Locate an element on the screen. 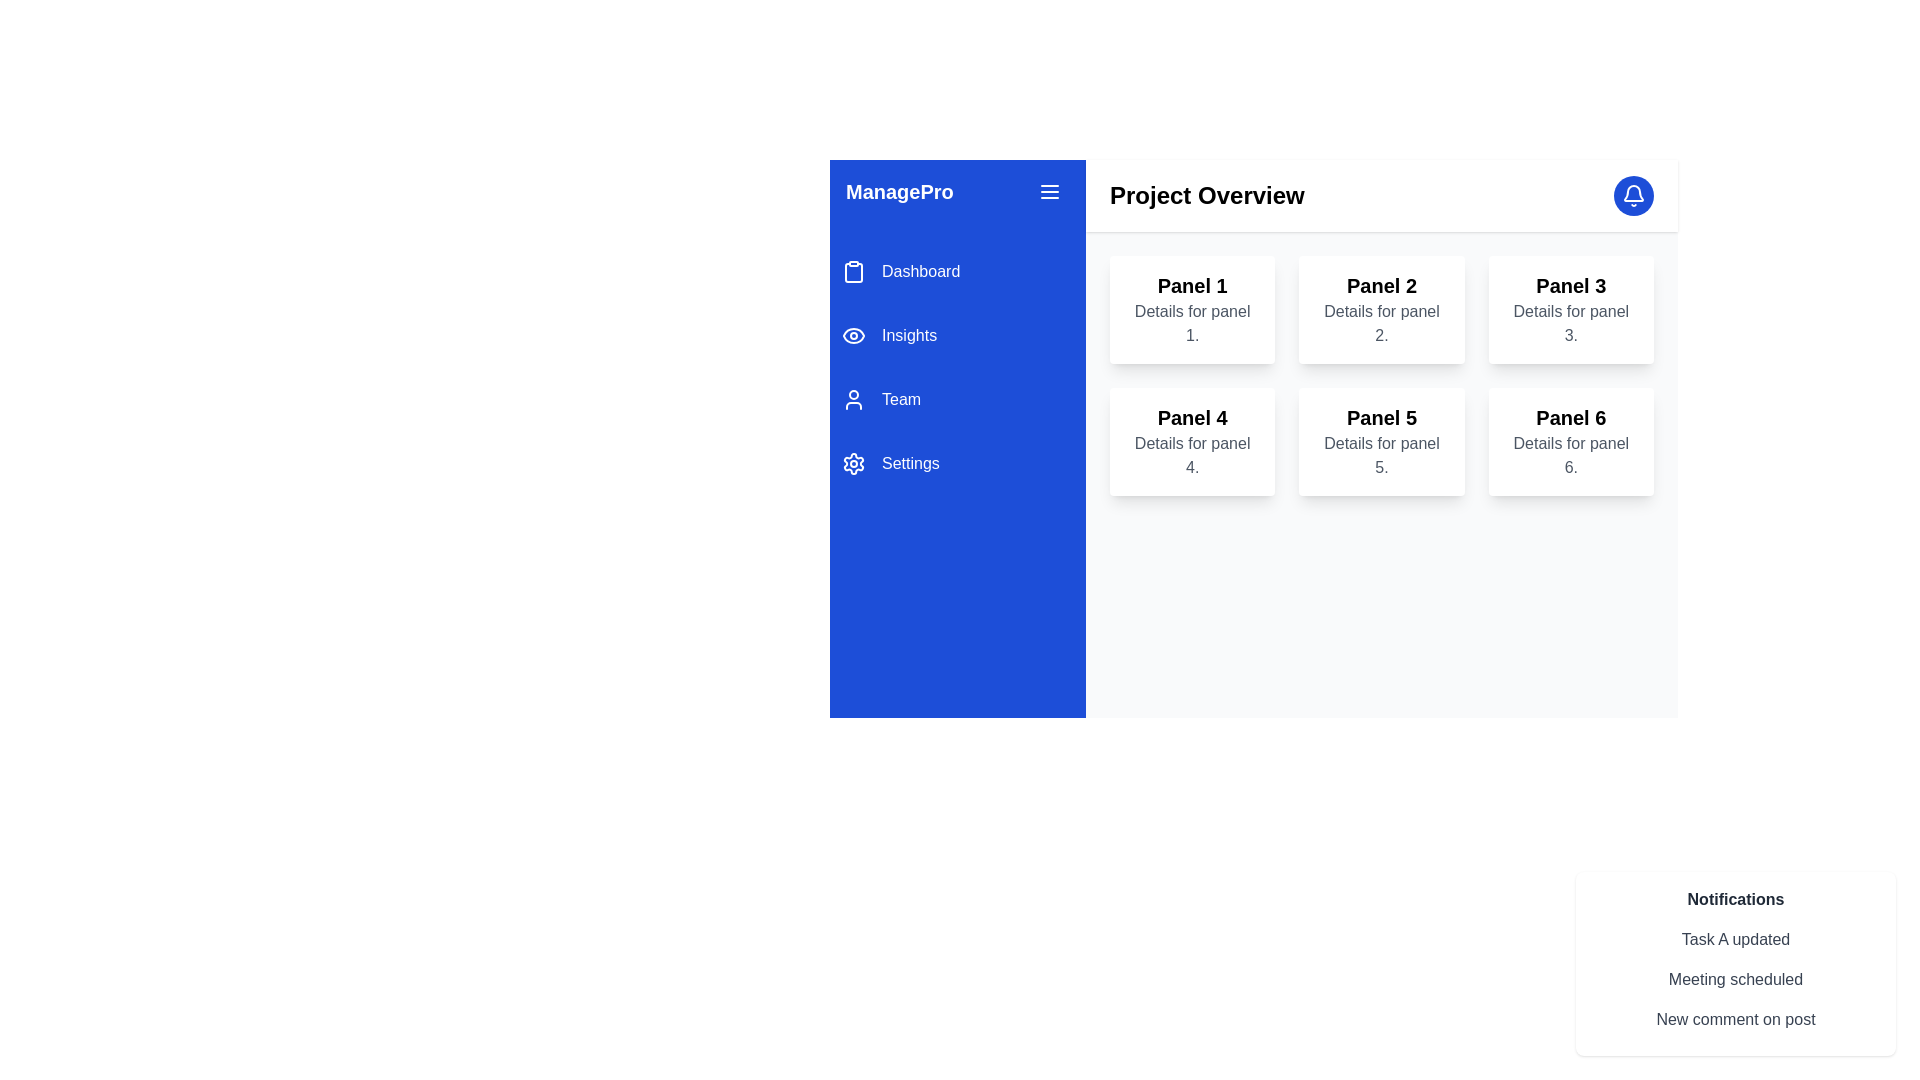  the rectangular shape inside the clipboard icon located in the vertical navigation menu on the left side of the interface, which is styled with a minimalist line design and colored blue is located at coordinates (854, 273).